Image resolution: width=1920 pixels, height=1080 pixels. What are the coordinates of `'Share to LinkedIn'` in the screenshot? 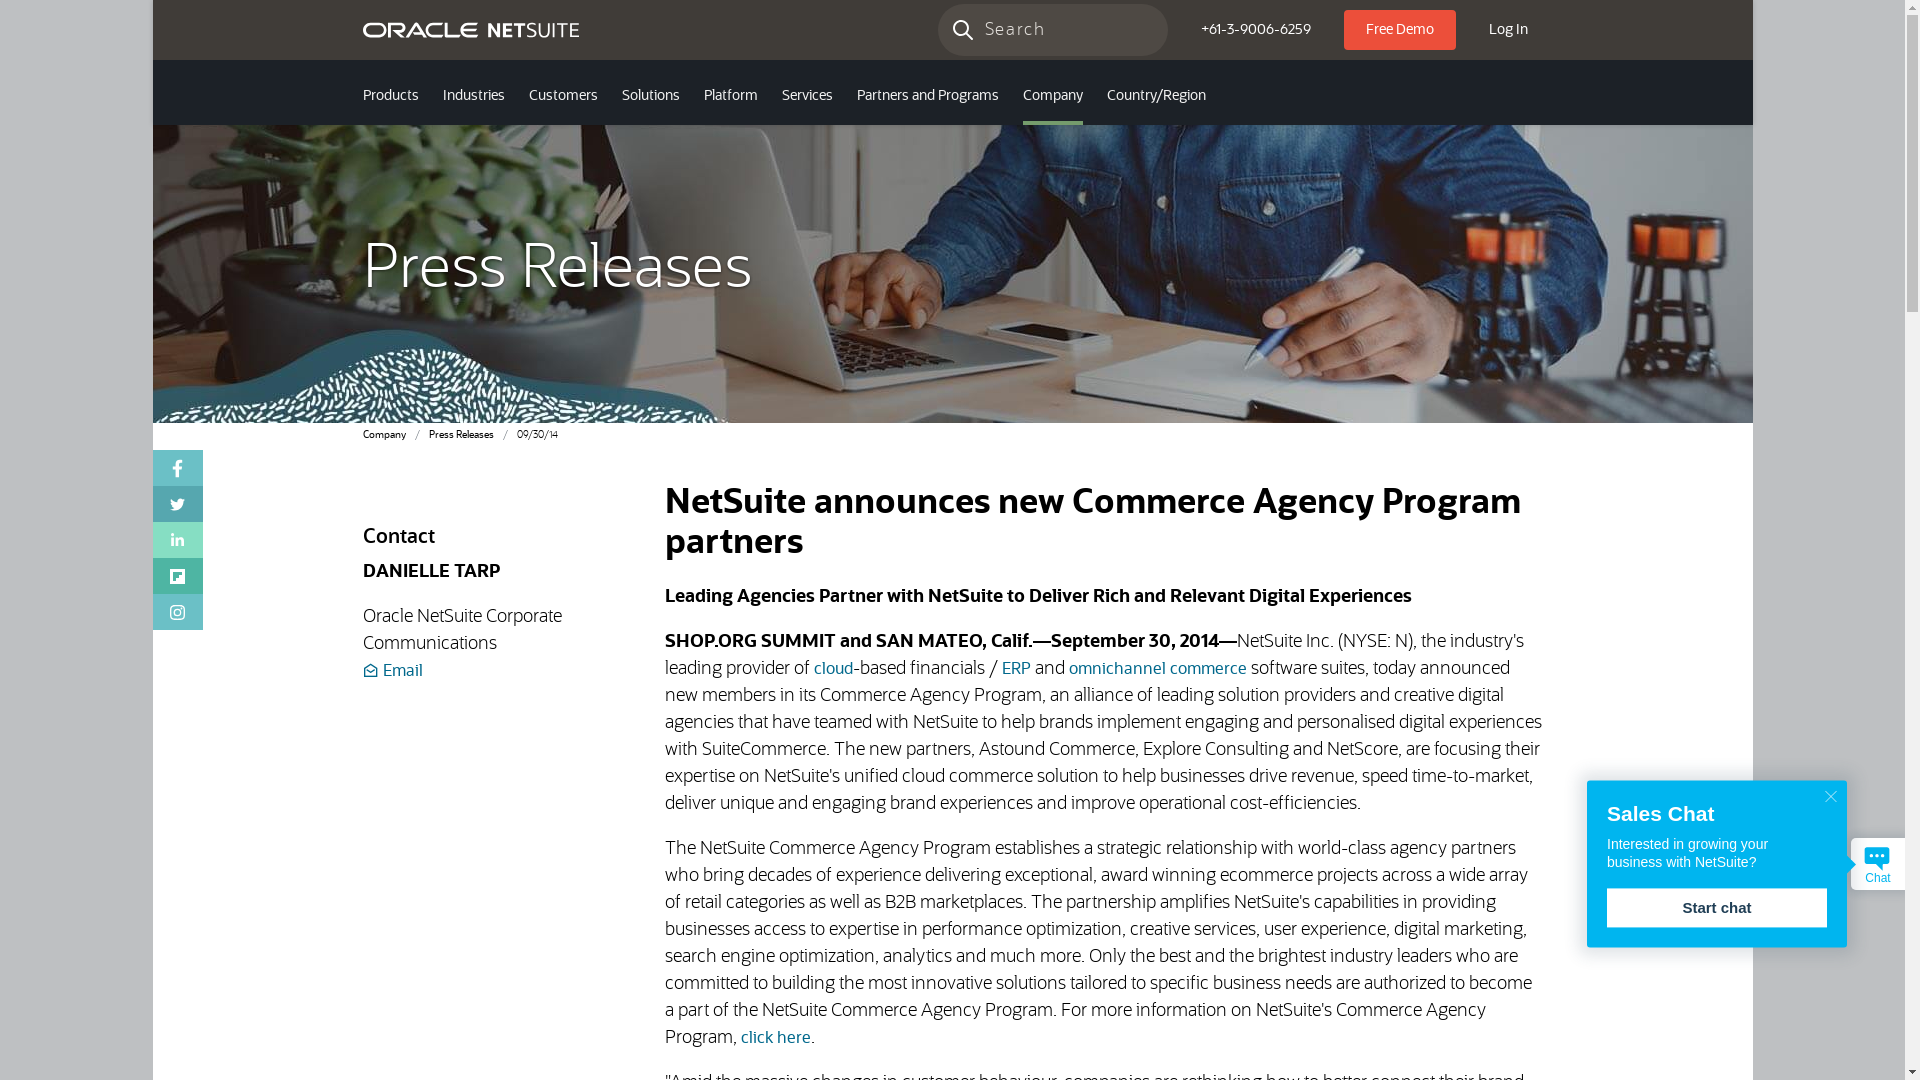 It's located at (177, 540).